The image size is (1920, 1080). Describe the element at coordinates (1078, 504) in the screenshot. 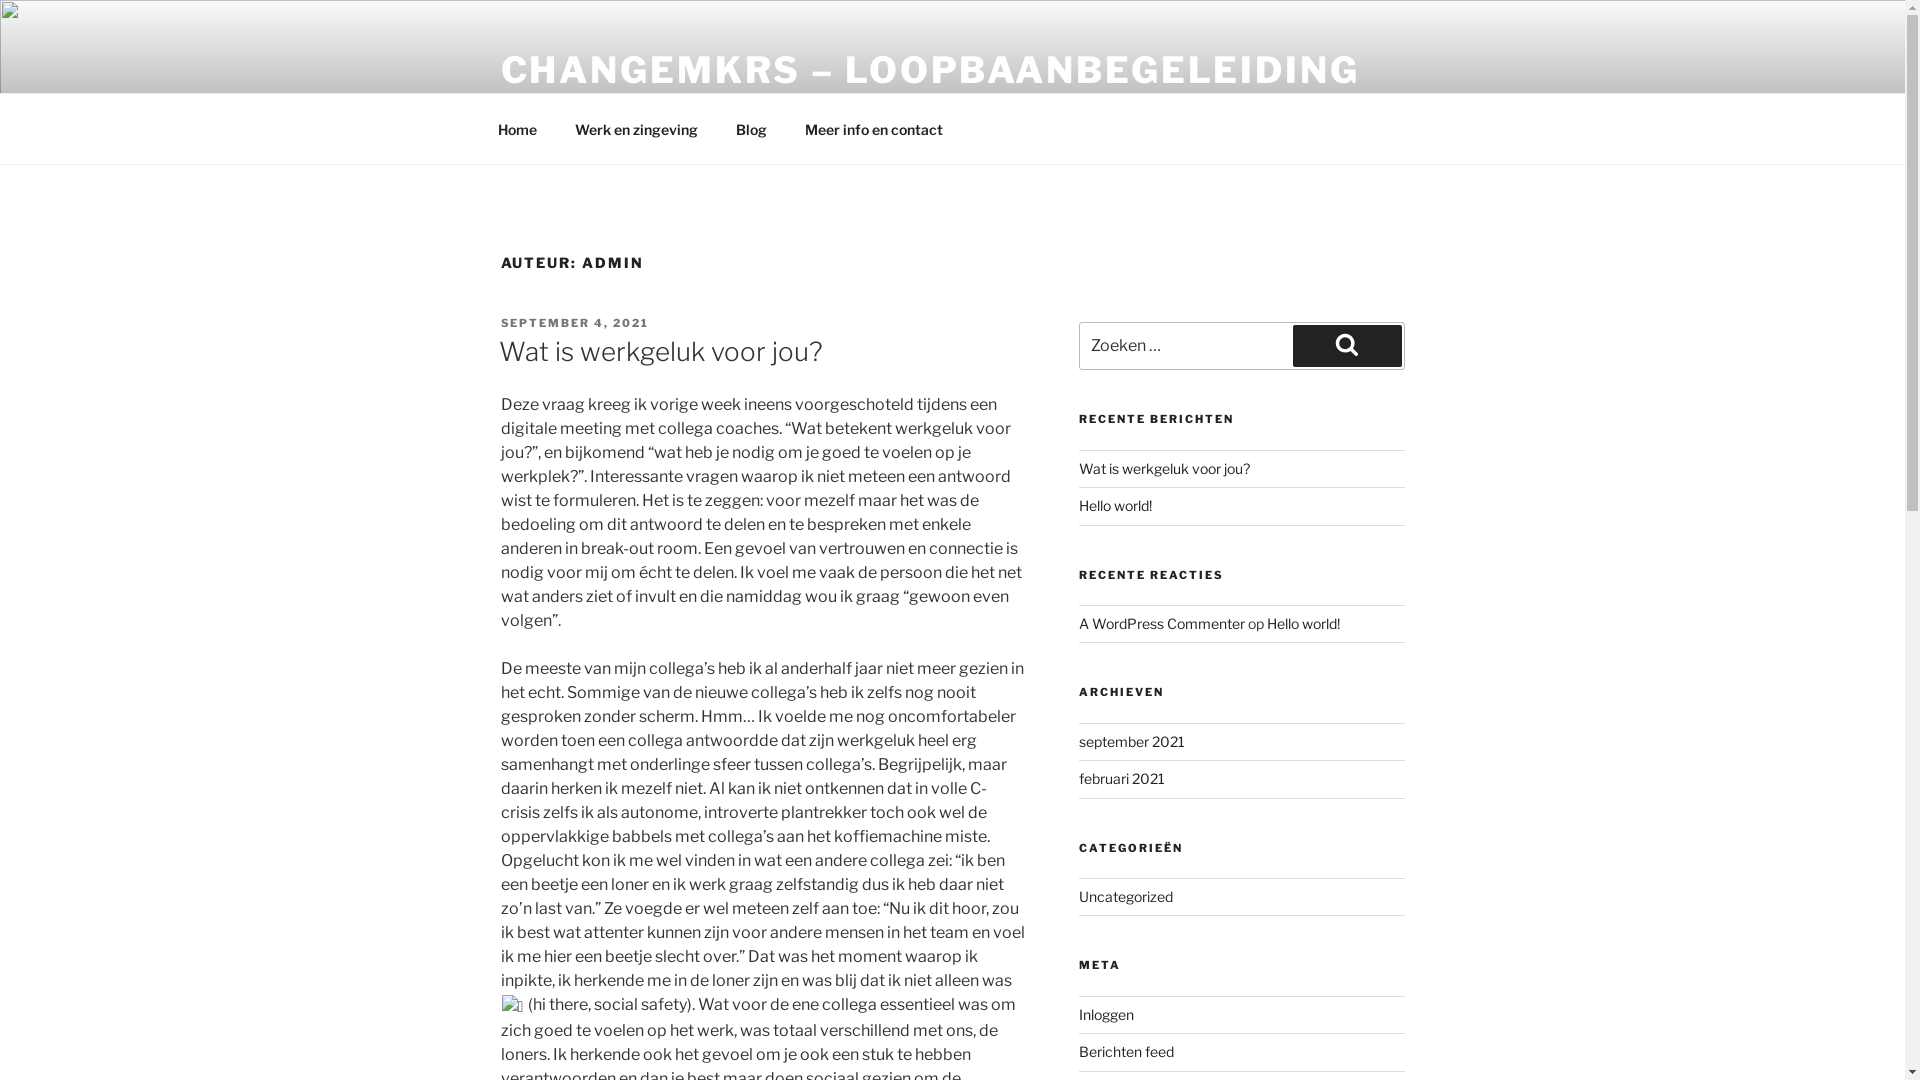

I see `'Hello world!'` at that location.